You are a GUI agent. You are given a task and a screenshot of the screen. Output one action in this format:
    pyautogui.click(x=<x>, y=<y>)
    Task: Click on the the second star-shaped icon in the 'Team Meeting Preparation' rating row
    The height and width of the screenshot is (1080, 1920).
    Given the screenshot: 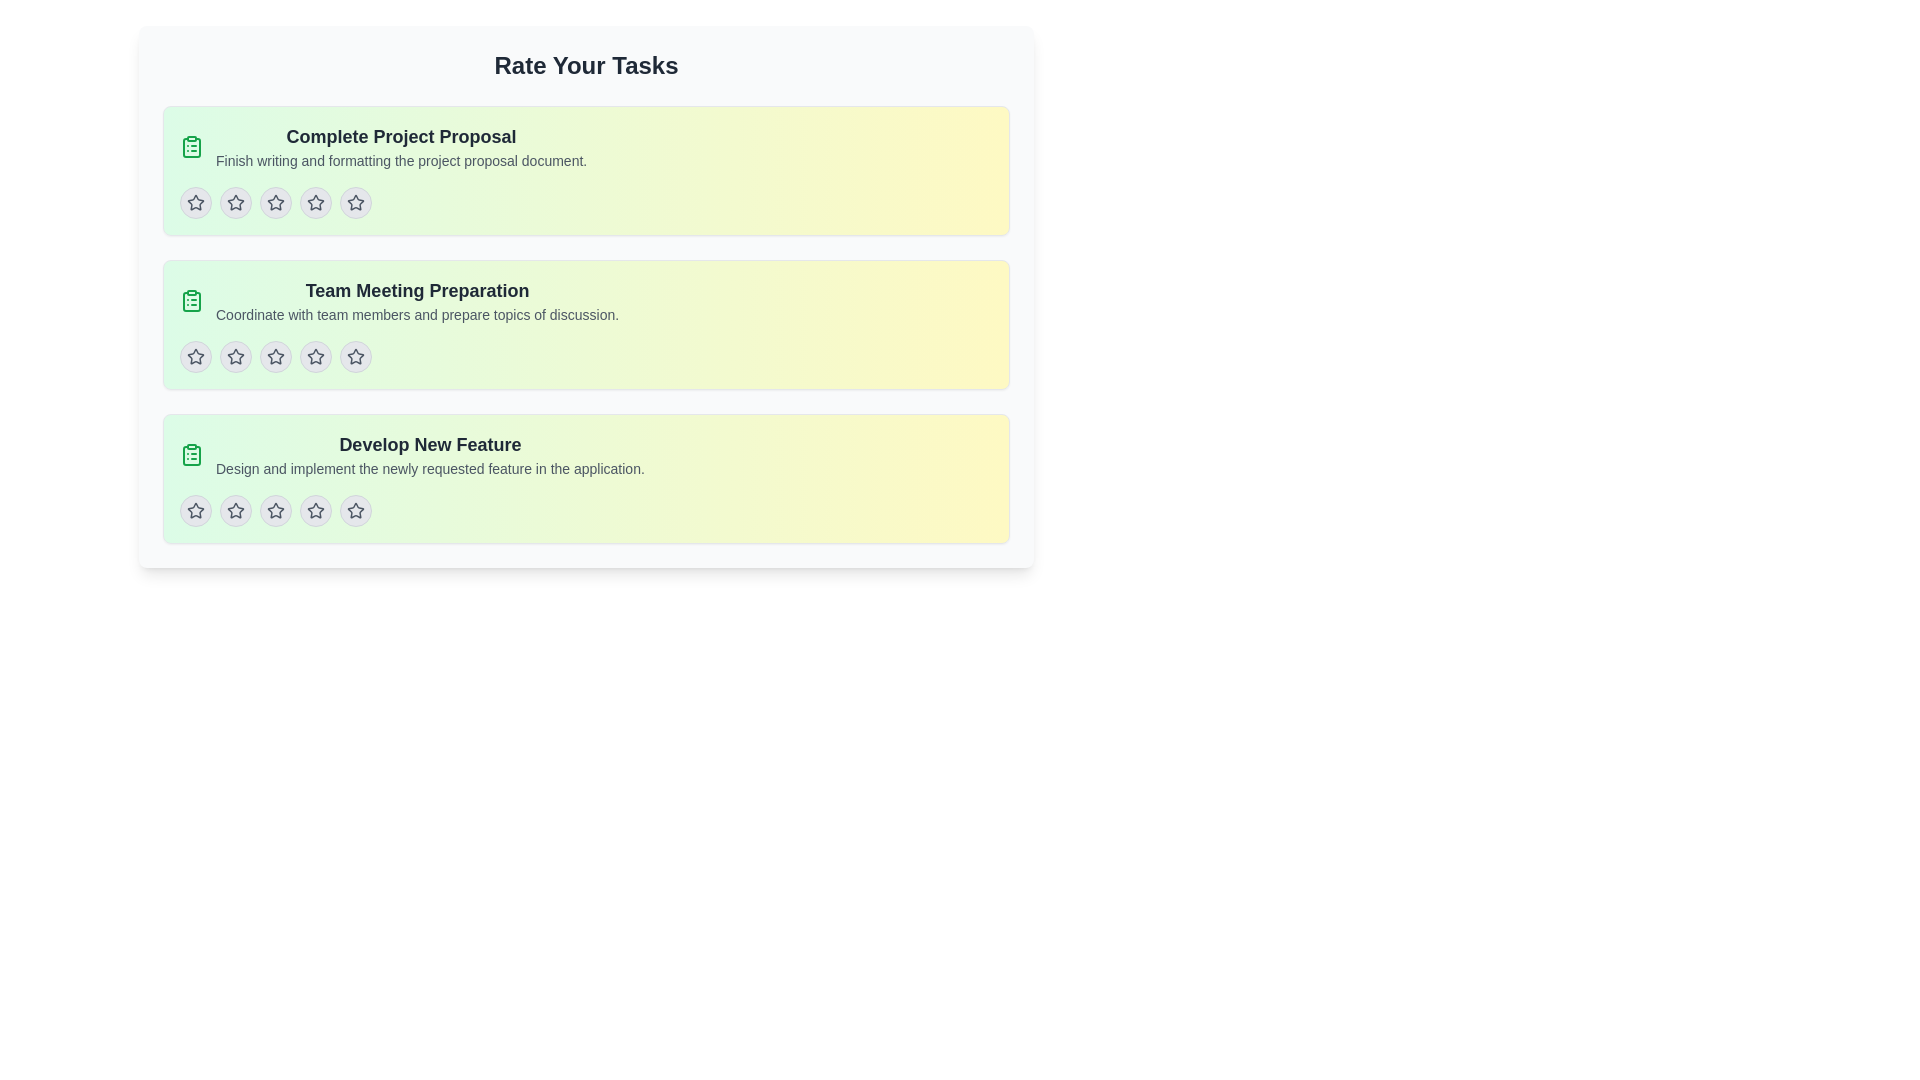 What is the action you would take?
    pyautogui.click(x=235, y=356)
    